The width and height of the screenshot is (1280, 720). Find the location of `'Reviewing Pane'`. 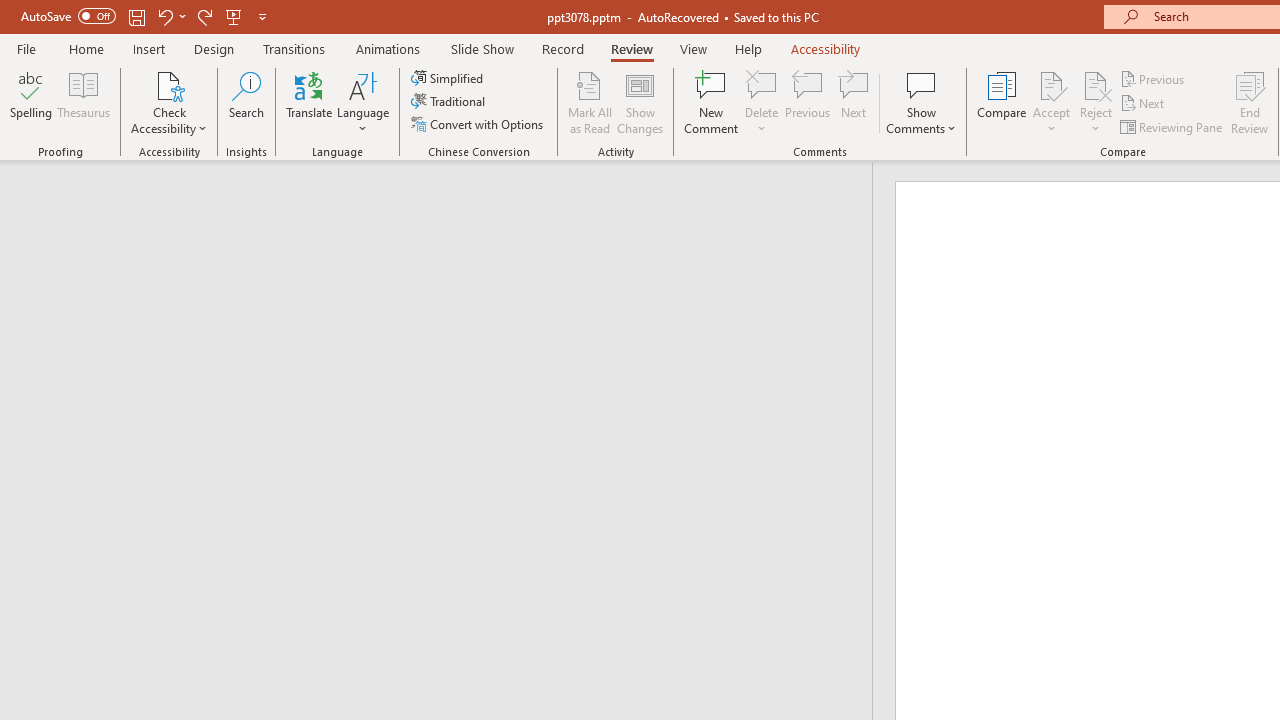

'Reviewing Pane' is located at coordinates (1173, 127).